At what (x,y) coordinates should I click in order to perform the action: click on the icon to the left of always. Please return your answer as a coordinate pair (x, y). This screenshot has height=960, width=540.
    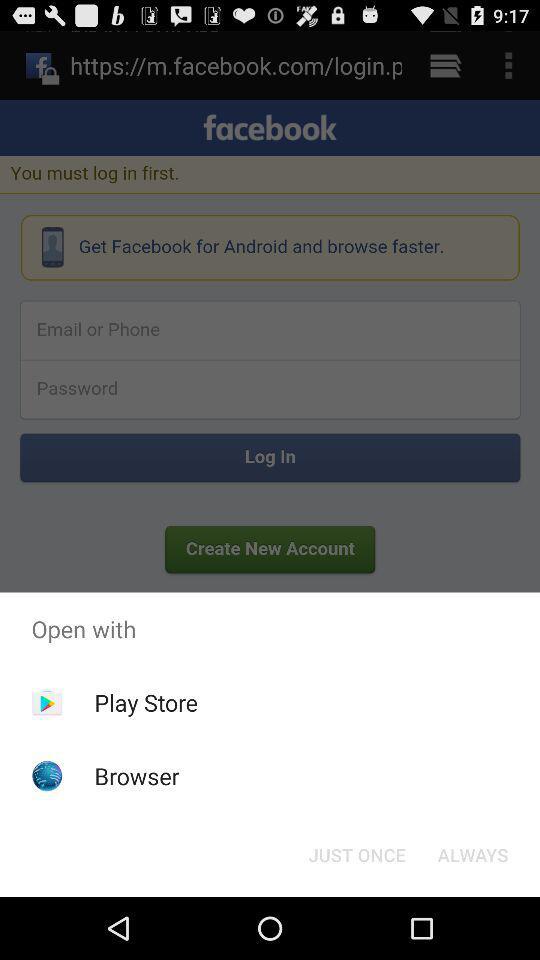
    Looking at the image, I should click on (356, 853).